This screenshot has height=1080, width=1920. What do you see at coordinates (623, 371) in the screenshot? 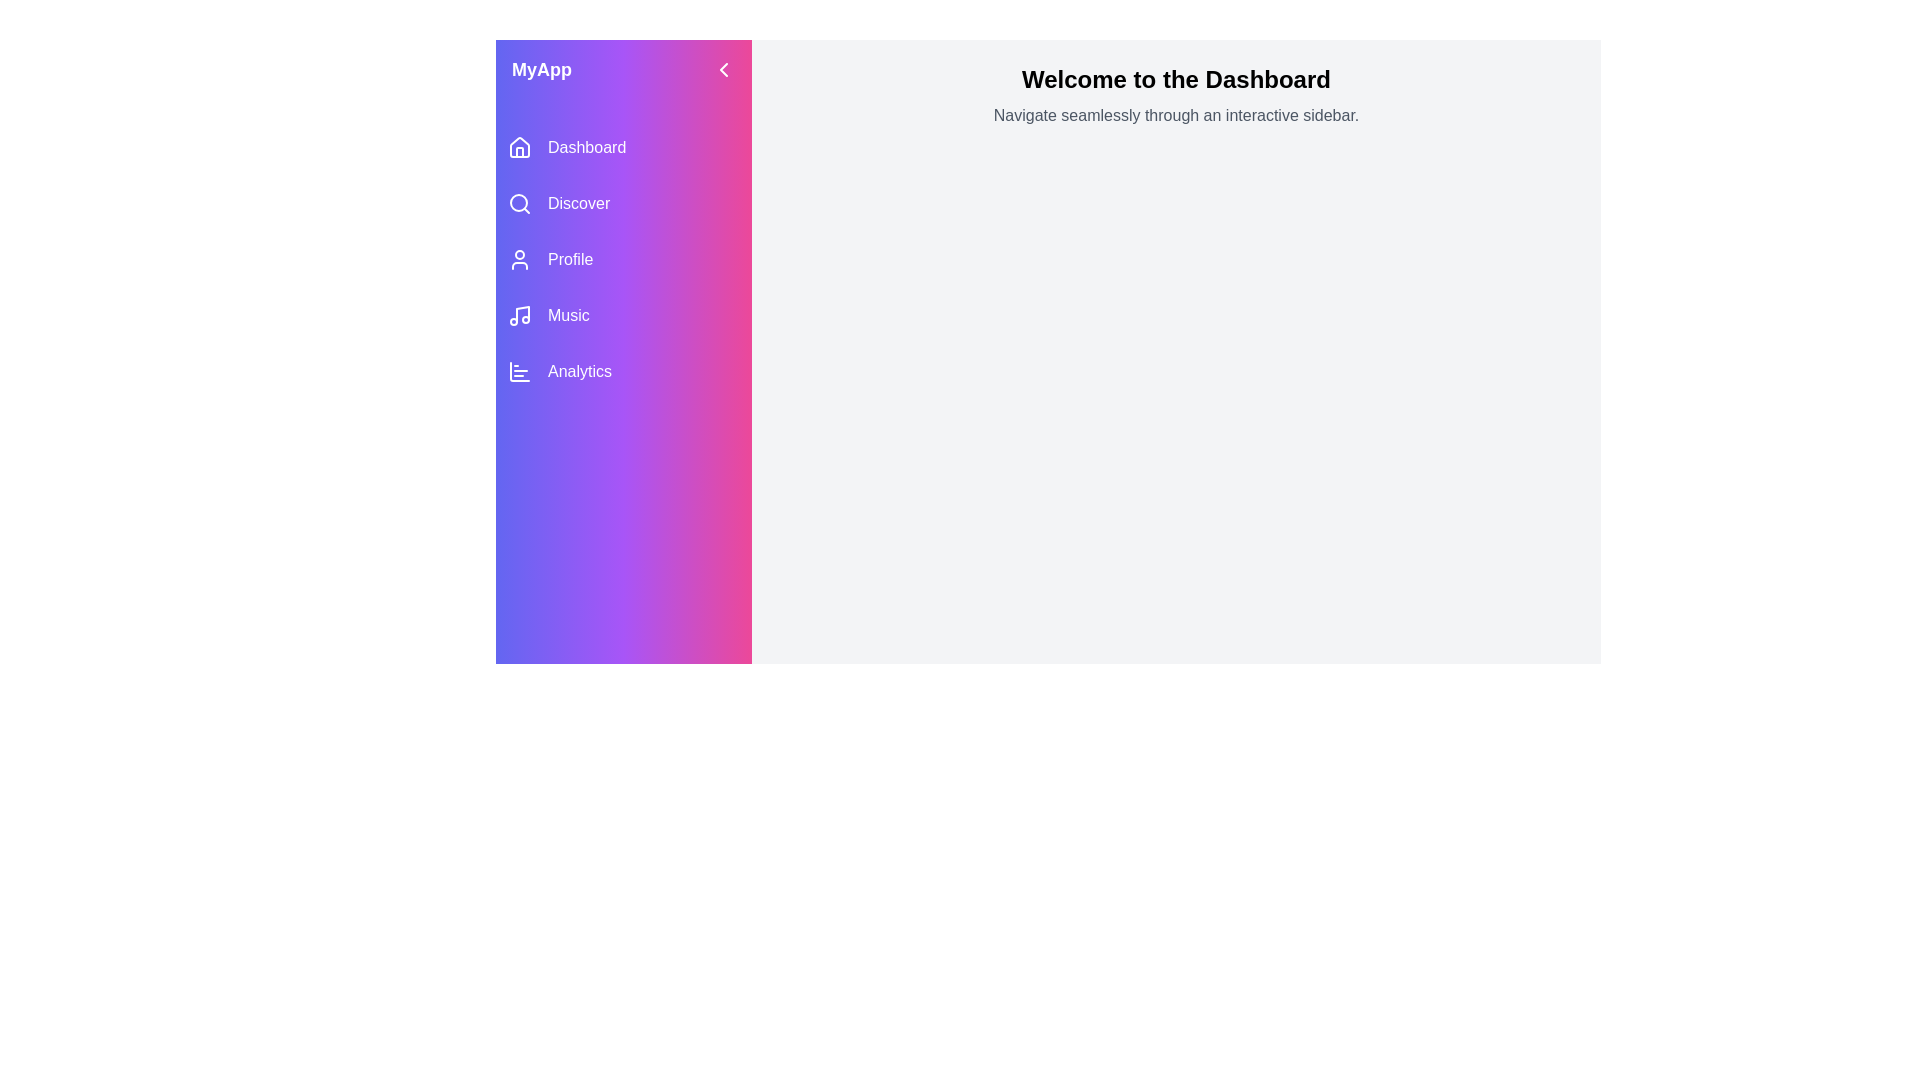
I see `the navigation item labeled Analytics` at bounding box center [623, 371].